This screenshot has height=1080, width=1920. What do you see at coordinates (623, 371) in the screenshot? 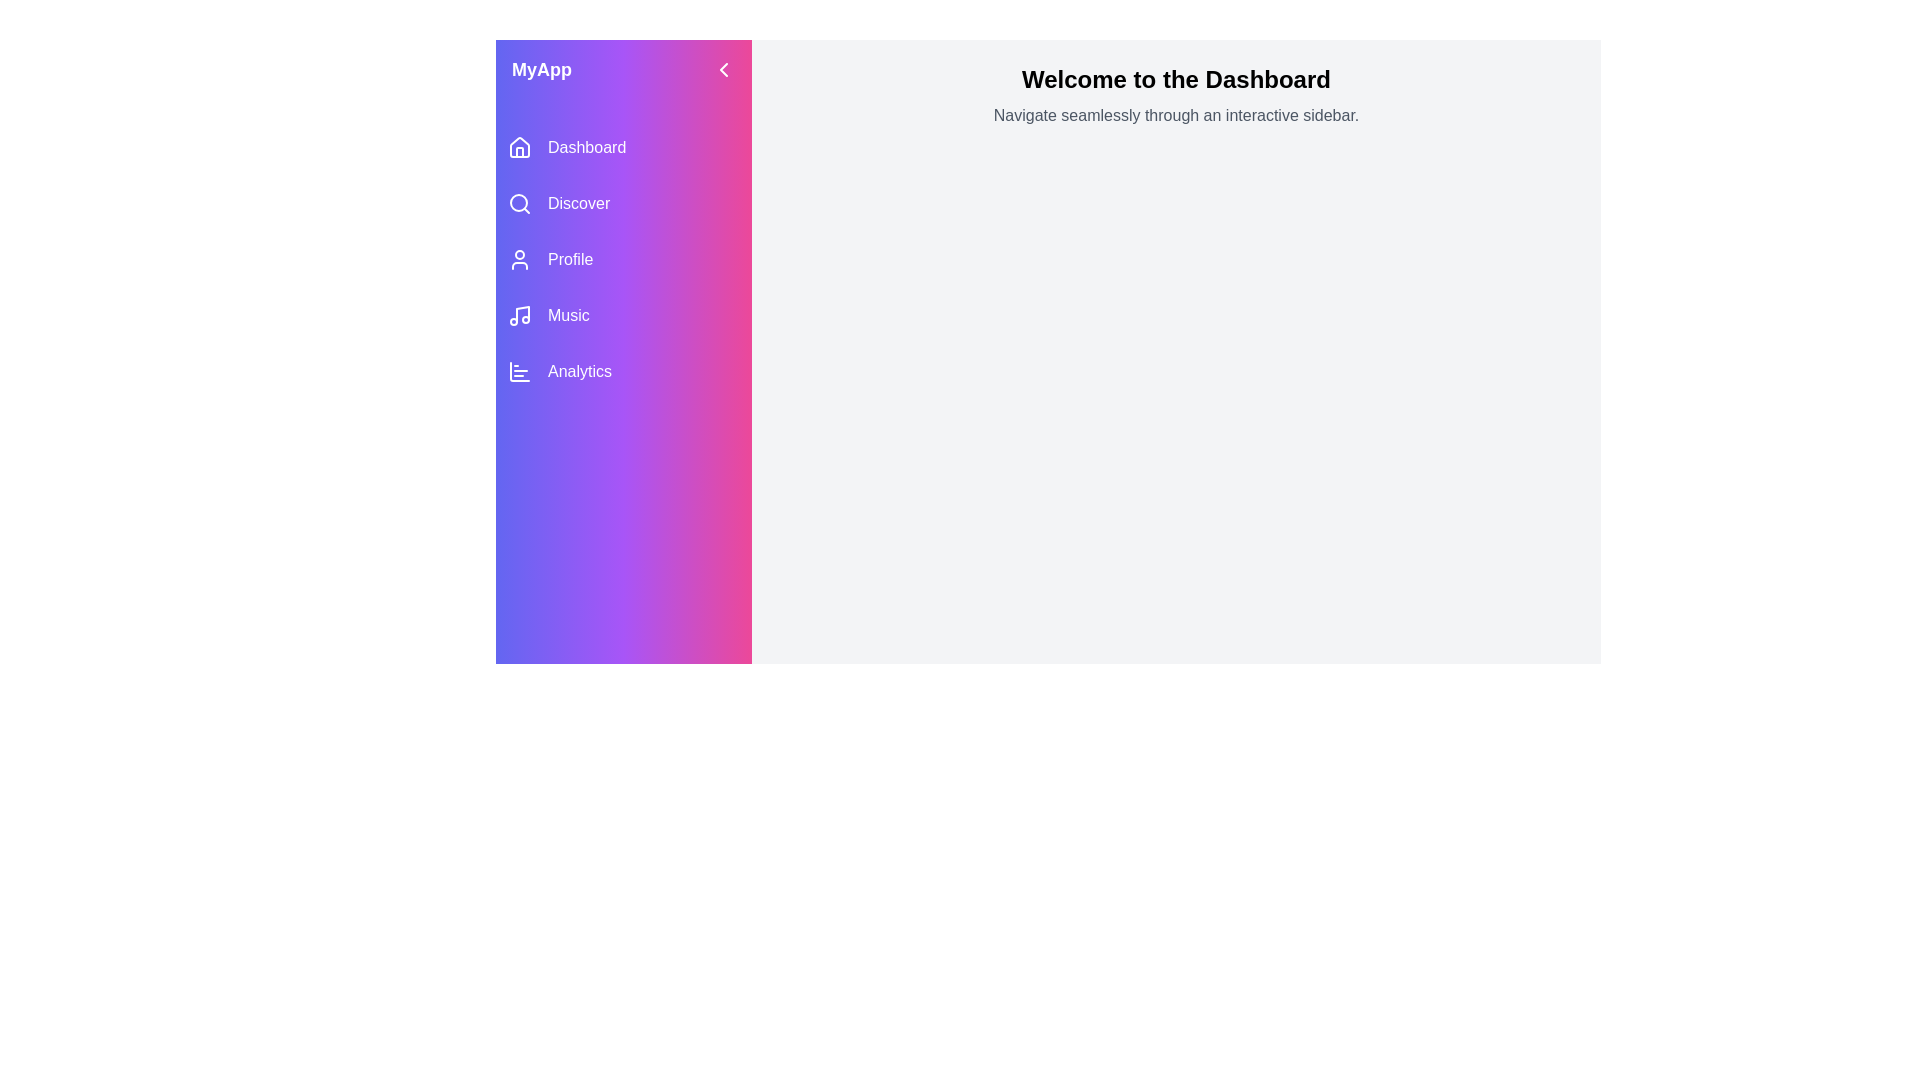
I see `the navigation item labeled Analytics` at bounding box center [623, 371].